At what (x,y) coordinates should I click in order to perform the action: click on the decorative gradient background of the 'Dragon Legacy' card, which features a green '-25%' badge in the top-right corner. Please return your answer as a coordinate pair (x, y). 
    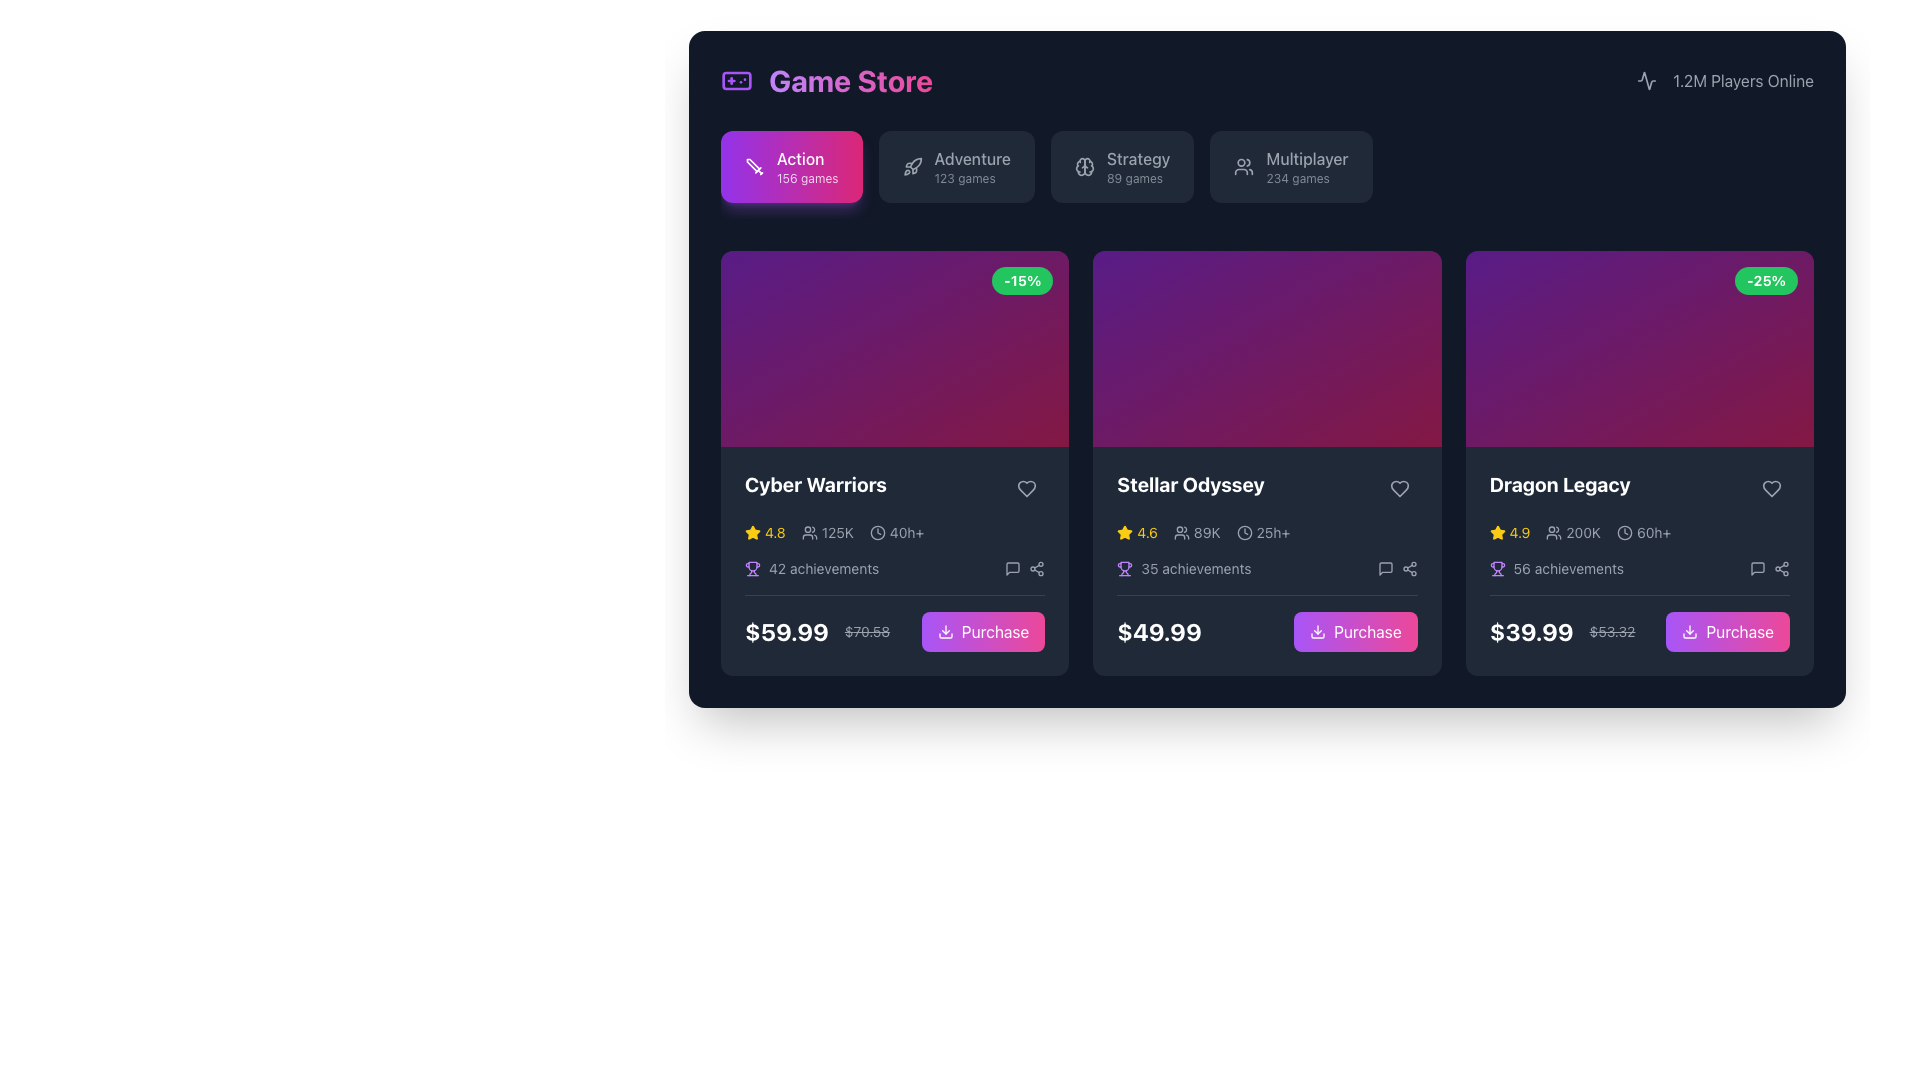
    Looking at the image, I should click on (1639, 347).